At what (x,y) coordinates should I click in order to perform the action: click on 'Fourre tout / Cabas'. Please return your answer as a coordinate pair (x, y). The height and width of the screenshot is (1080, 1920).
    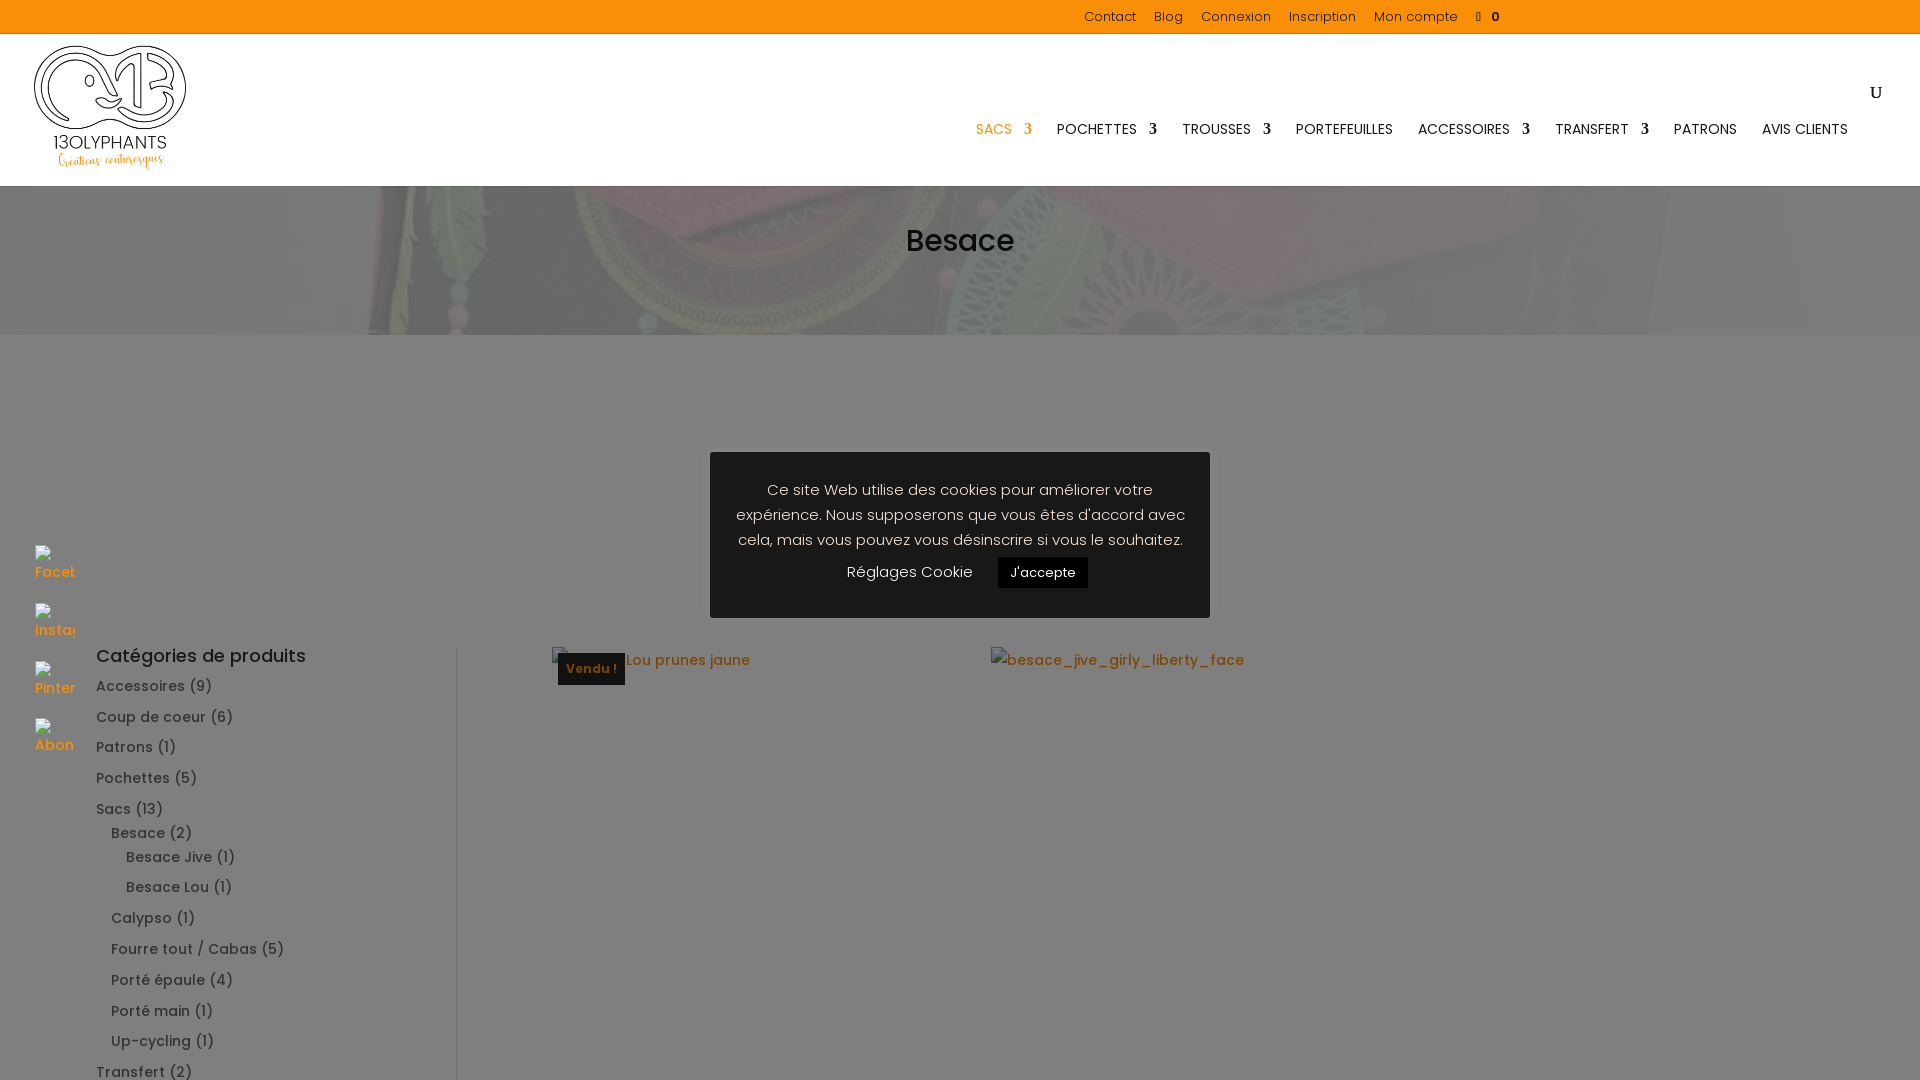
    Looking at the image, I should click on (183, 947).